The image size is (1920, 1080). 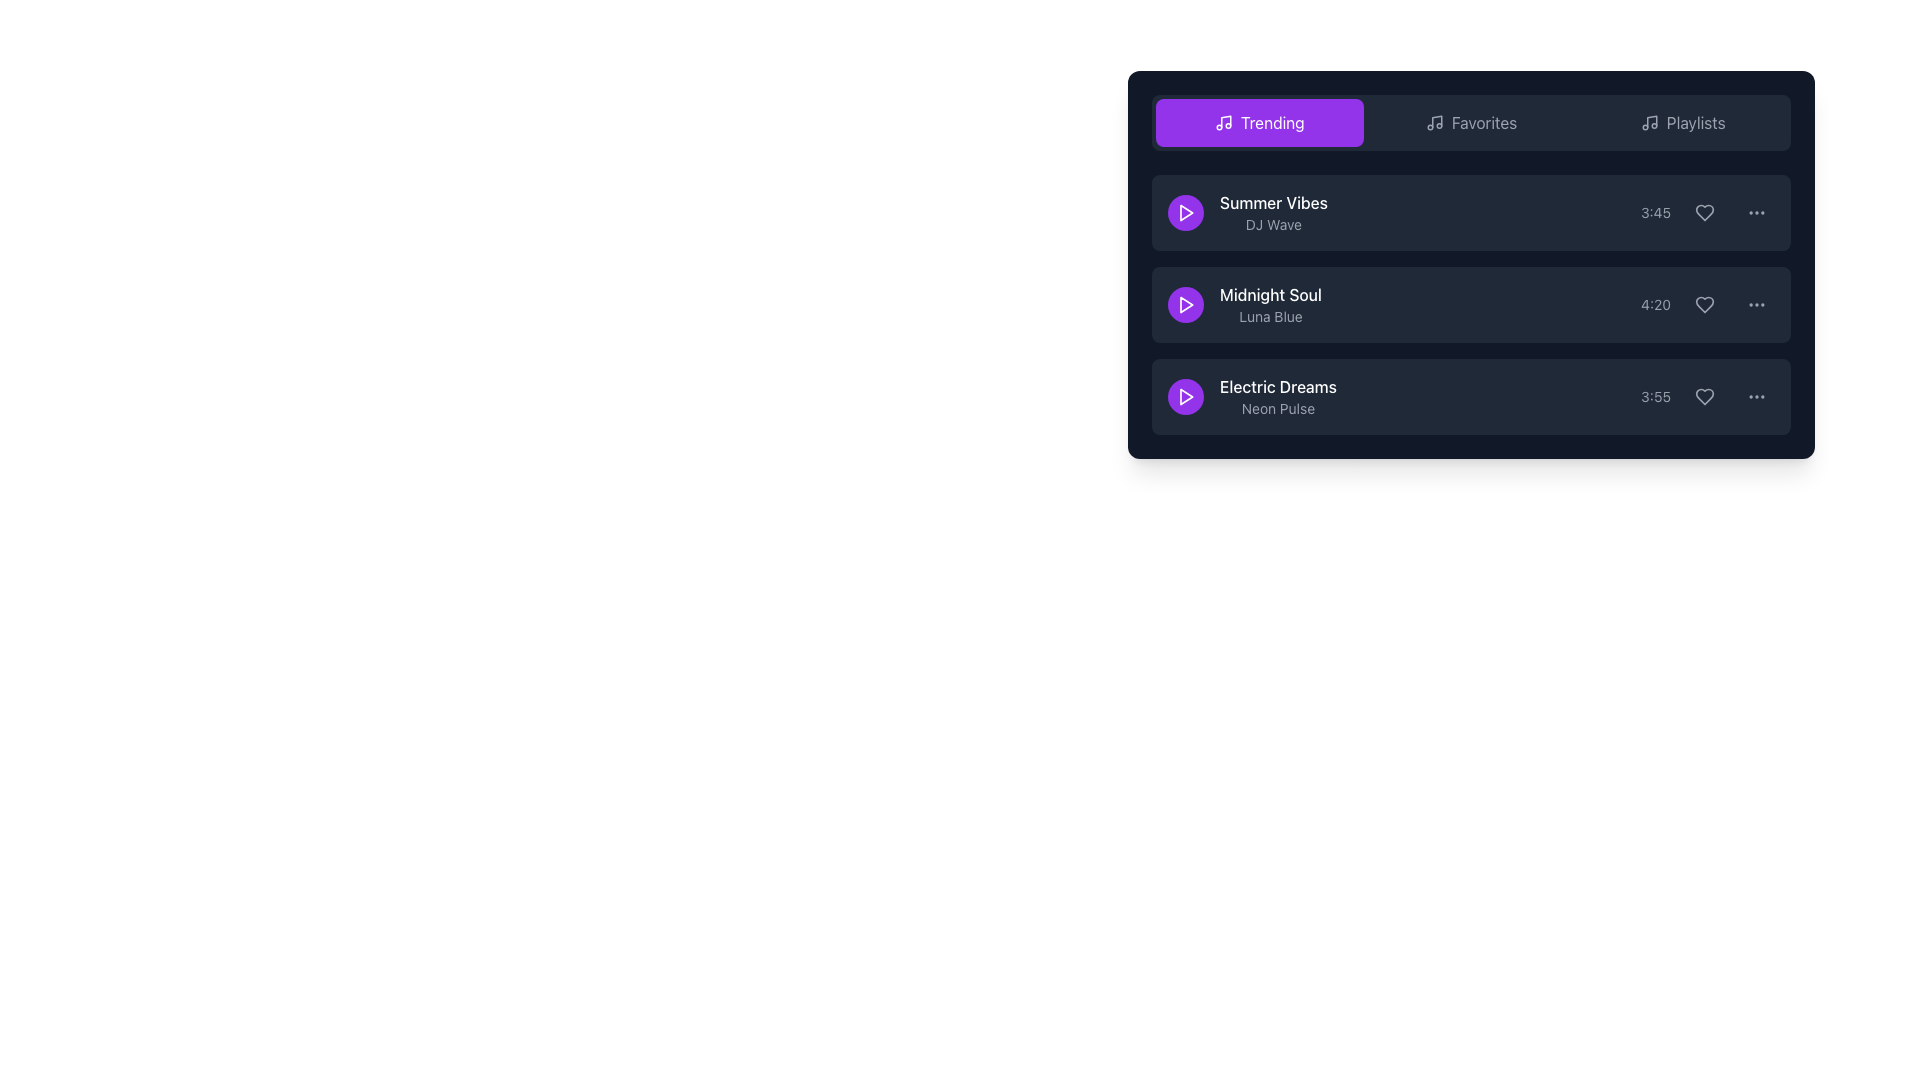 What do you see at coordinates (1656, 212) in the screenshot?
I see `the static text label displaying '3:45' in gray font, which is positioned to the right of the text and left of the icon elements in the top item of a vertical list` at bounding box center [1656, 212].